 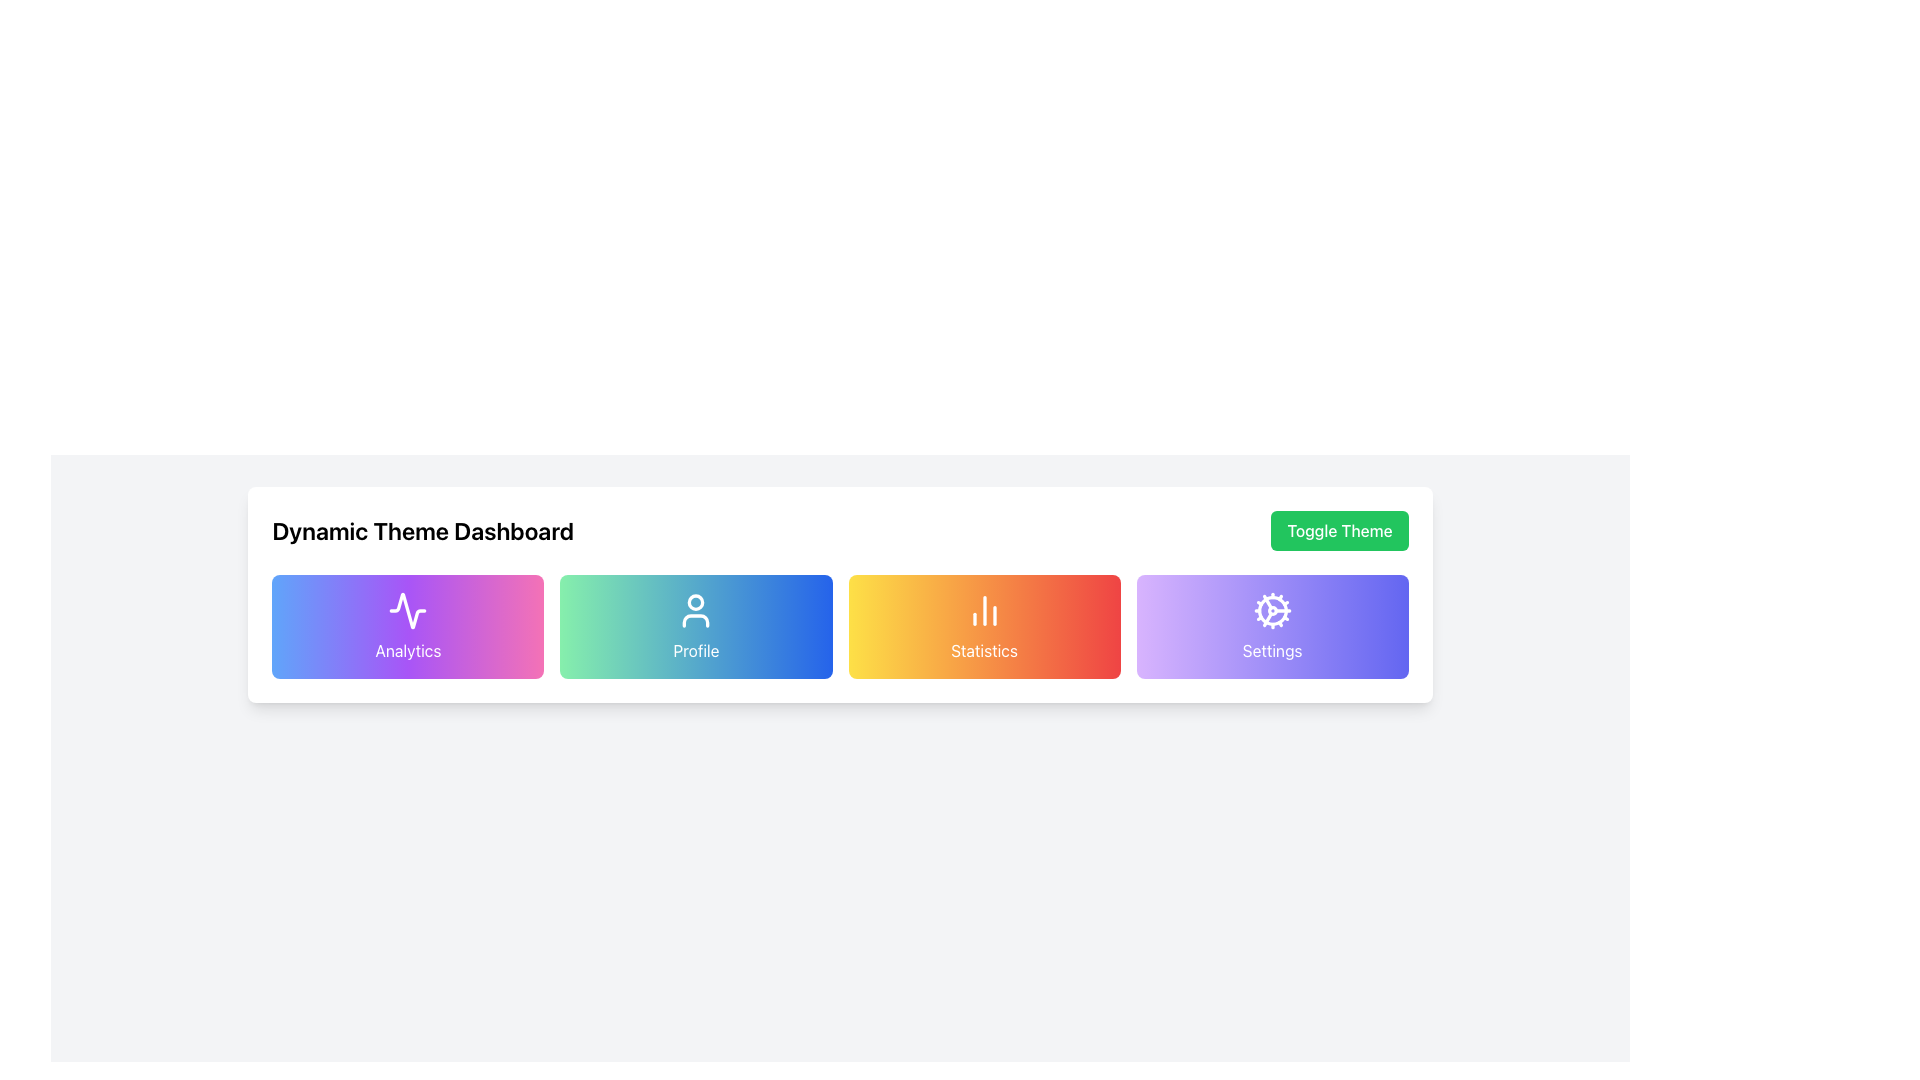 What do you see at coordinates (407, 609) in the screenshot?
I see `the 'Analytics' icon` at bounding box center [407, 609].